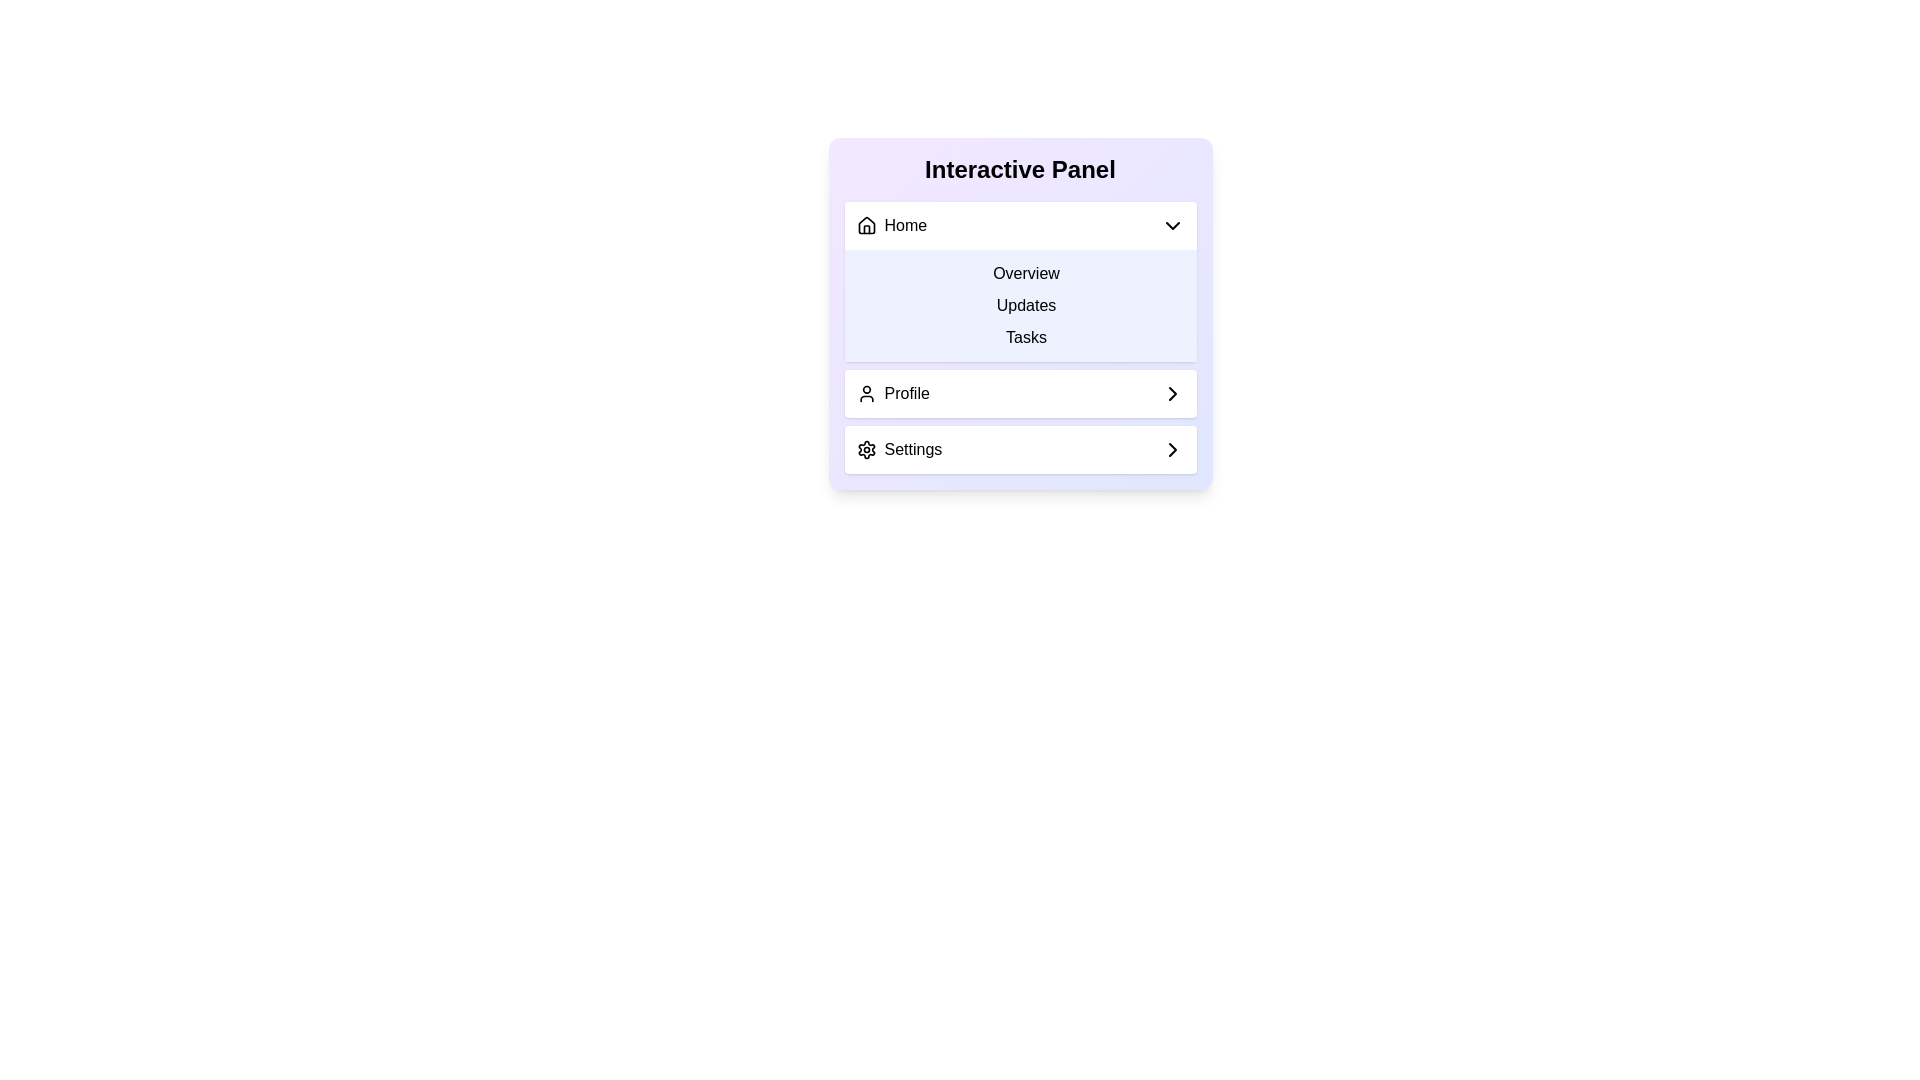 This screenshot has width=1920, height=1080. What do you see at coordinates (1026, 337) in the screenshot?
I see `the 'Tasks' text label, which is the third option in a list of three items used for navigation to the Tasks section` at bounding box center [1026, 337].